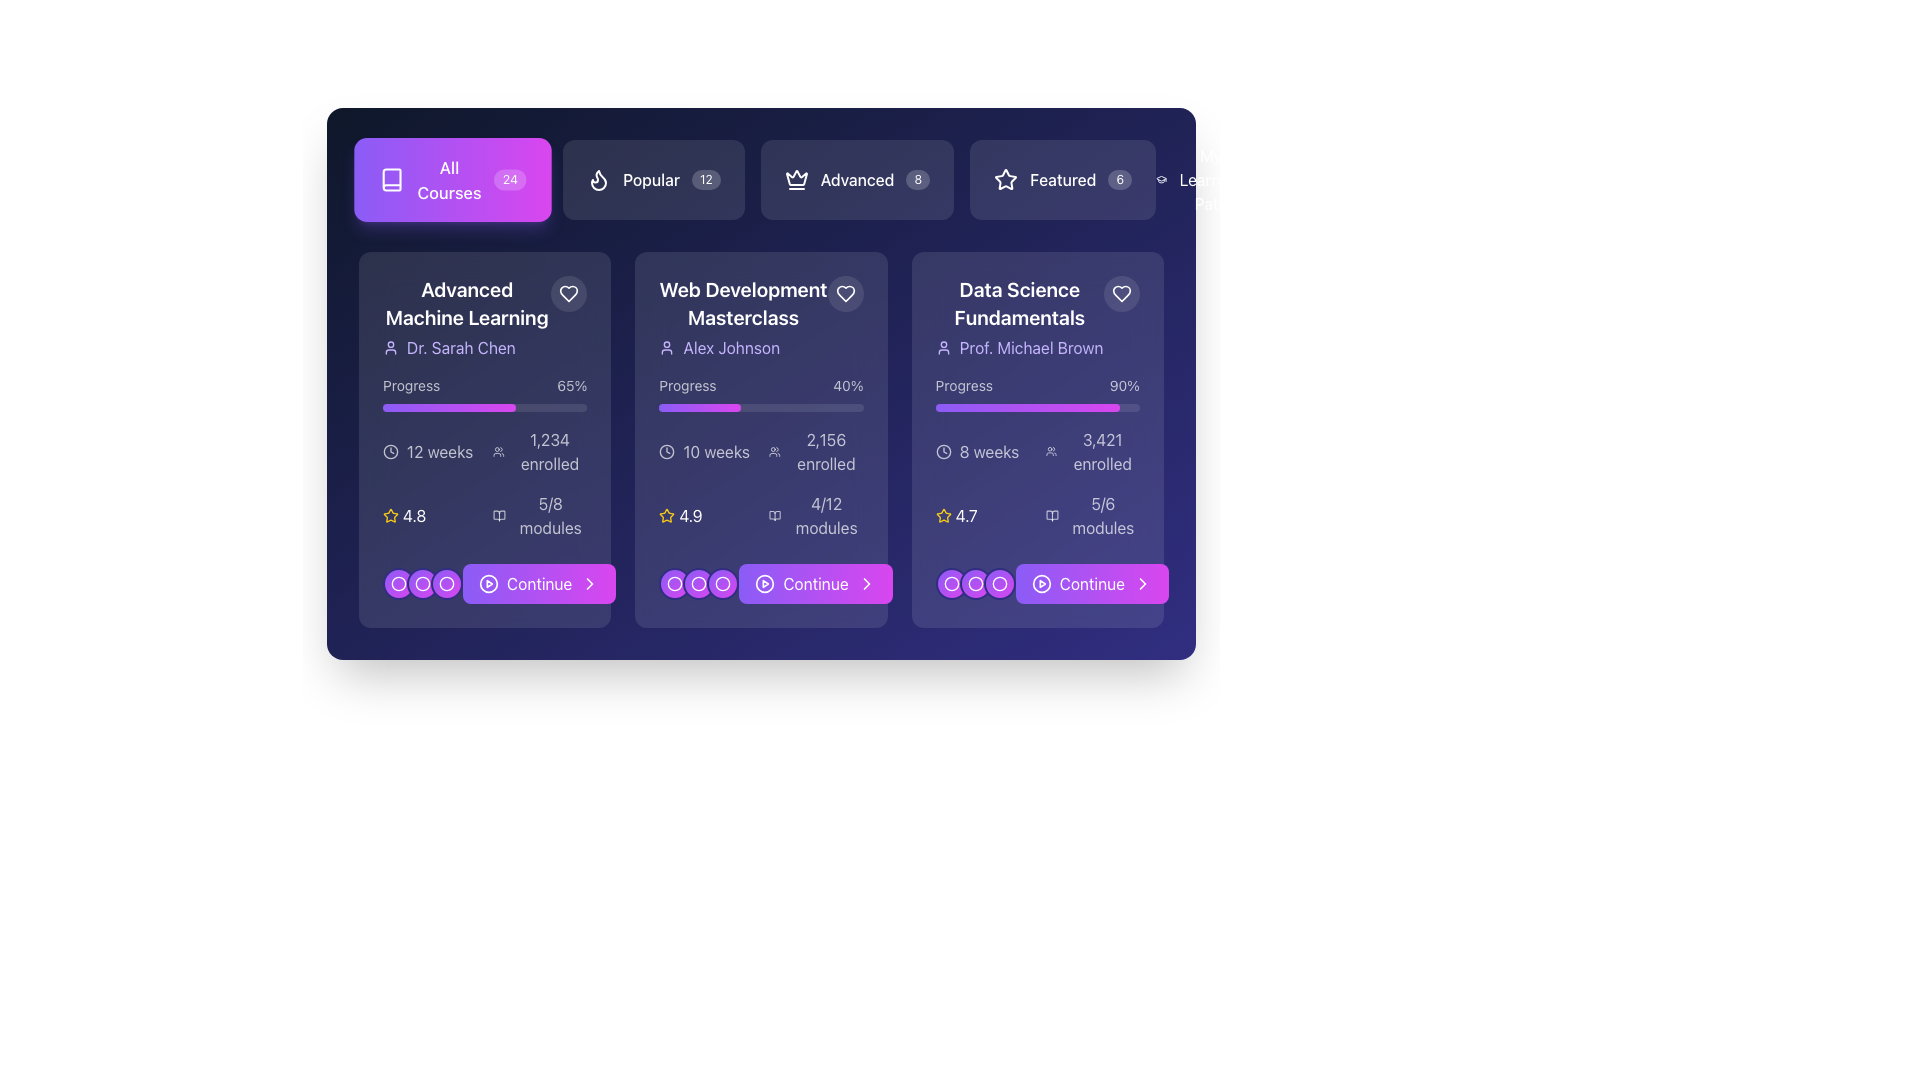 This screenshot has height=1080, width=1920. I want to click on the text with icon label displaying '4/12 modules' which indicates progress in the 'Web Development Masterclass' course card, located in the second column of the grid layout, so click(816, 515).